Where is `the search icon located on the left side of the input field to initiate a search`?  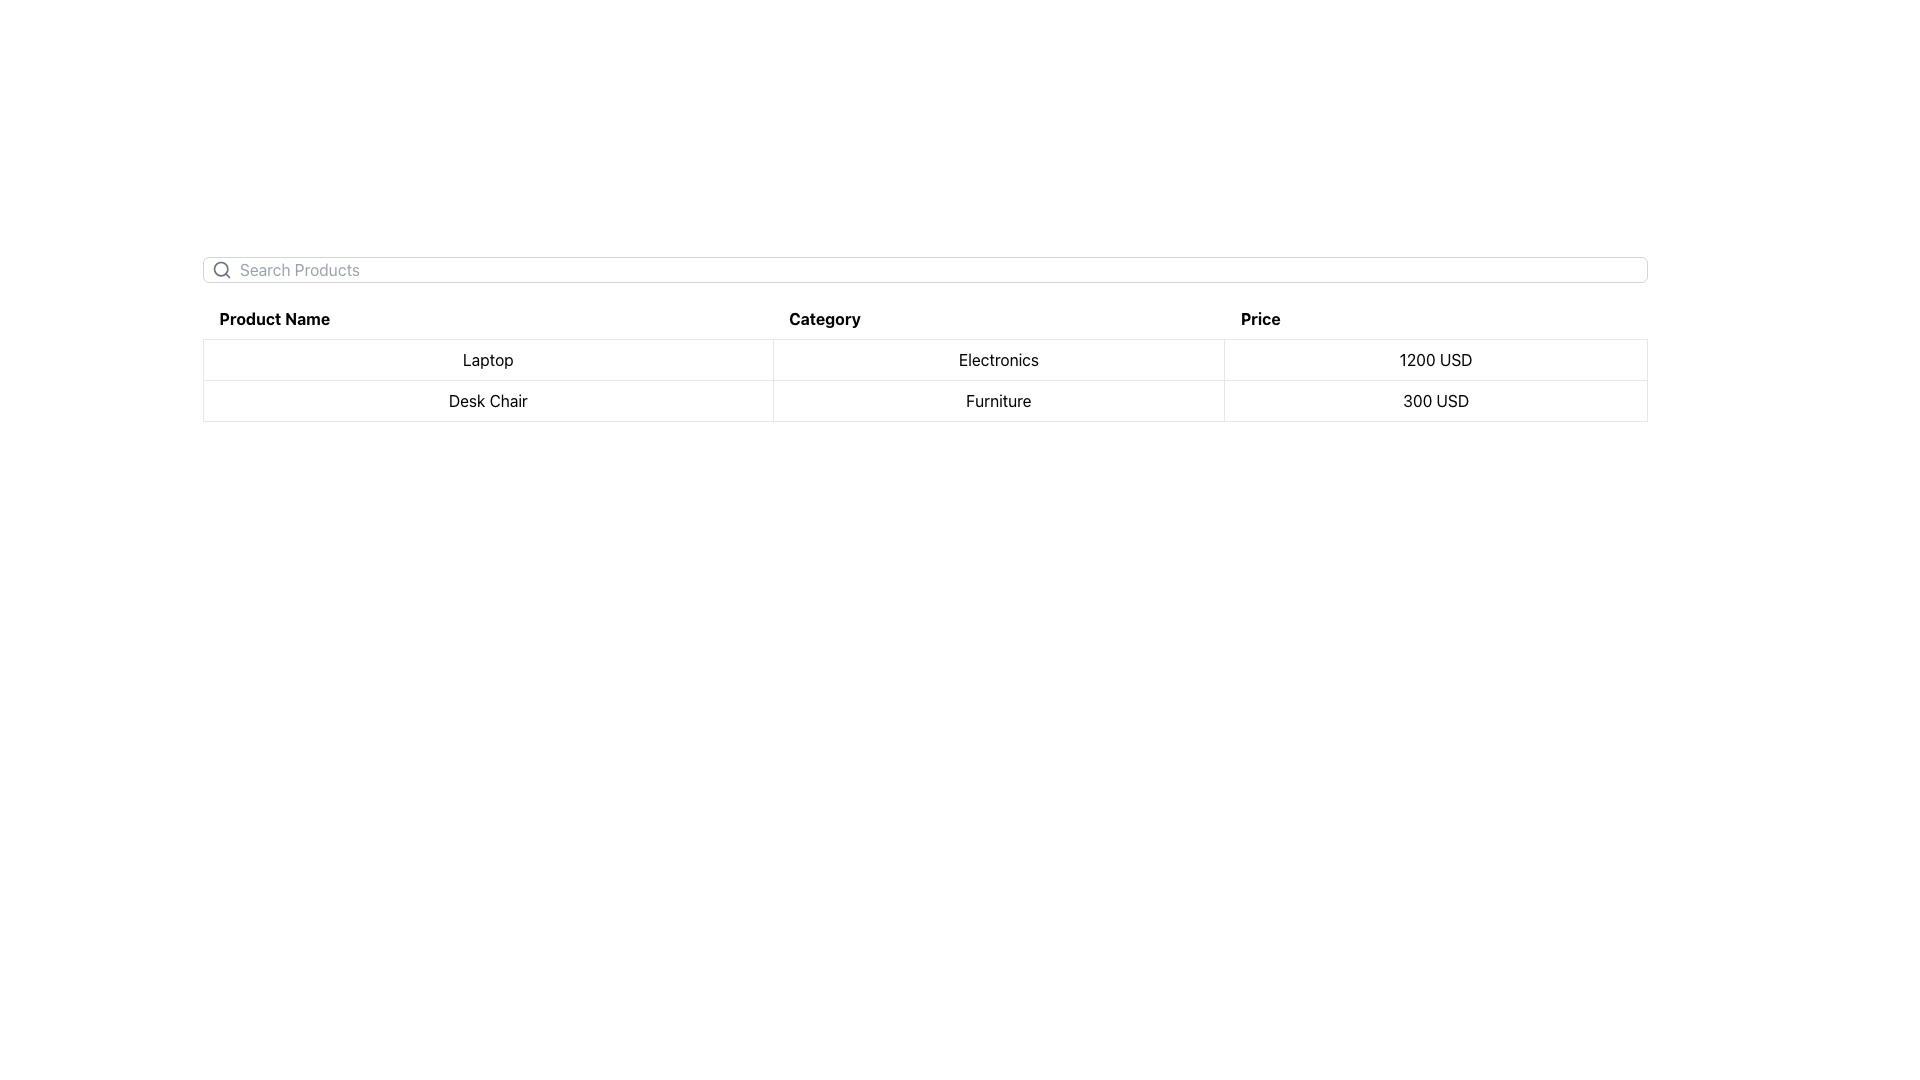
the search icon located on the left side of the input field to initiate a search is located at coordinates (221, 270).